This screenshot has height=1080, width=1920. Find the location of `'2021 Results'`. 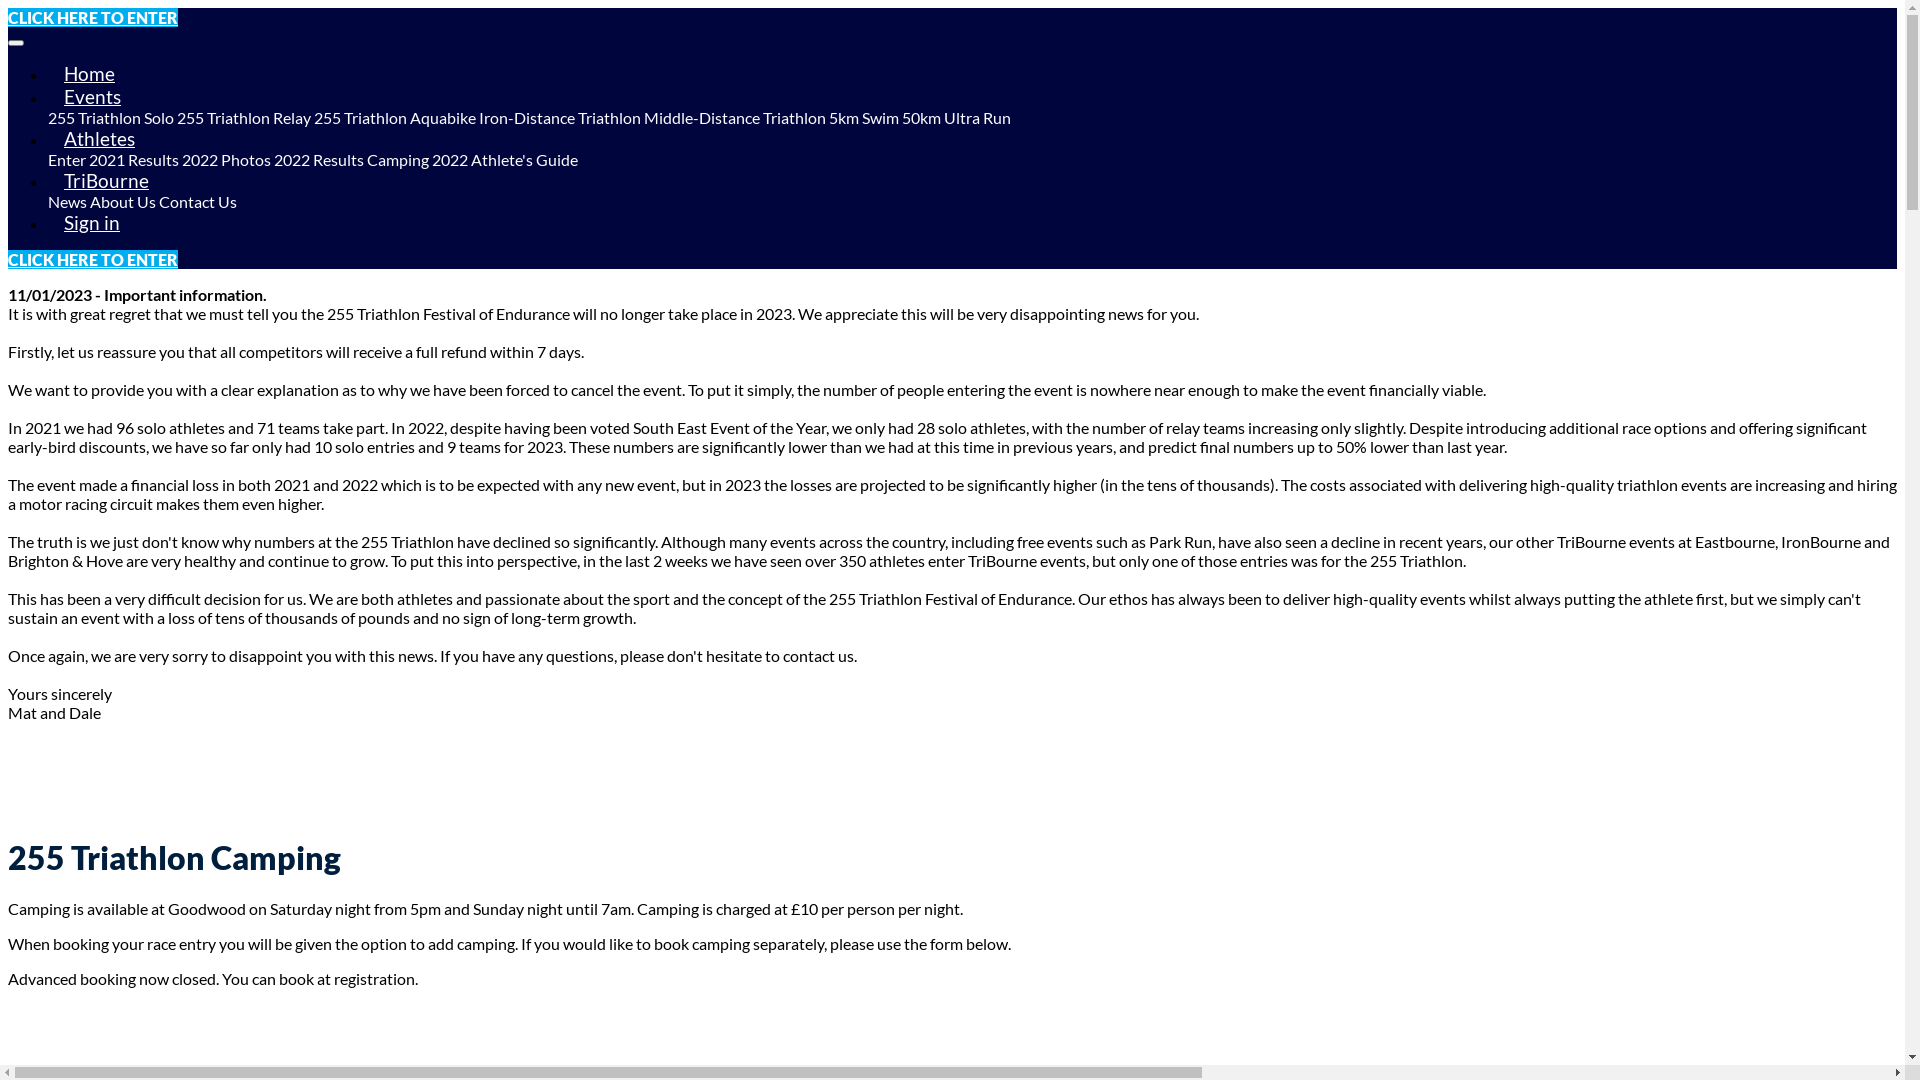

'2021 Results' is located at coordinates (88, 158).